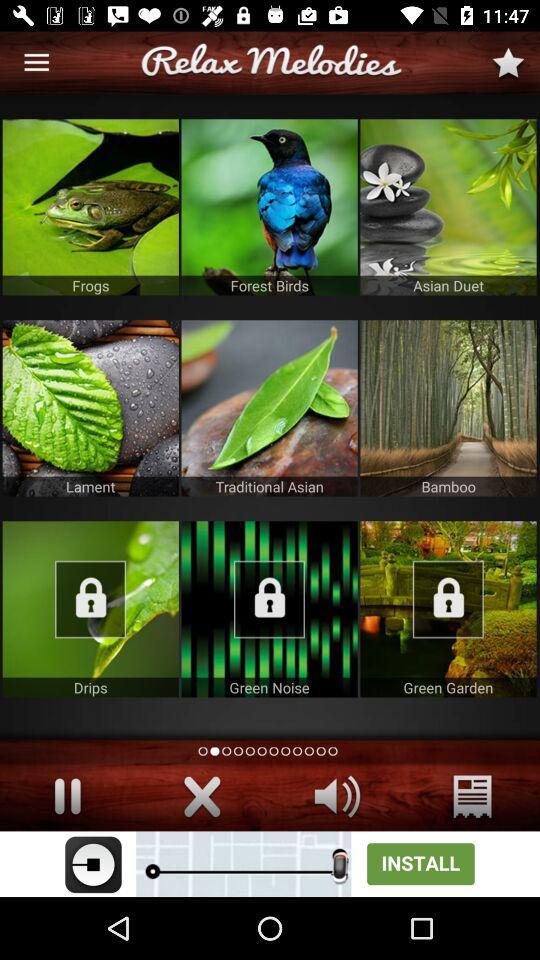  What do you see at coordinates (269, 608) in the screenshot?
I see `more picture` at bounding box center [269, 608].